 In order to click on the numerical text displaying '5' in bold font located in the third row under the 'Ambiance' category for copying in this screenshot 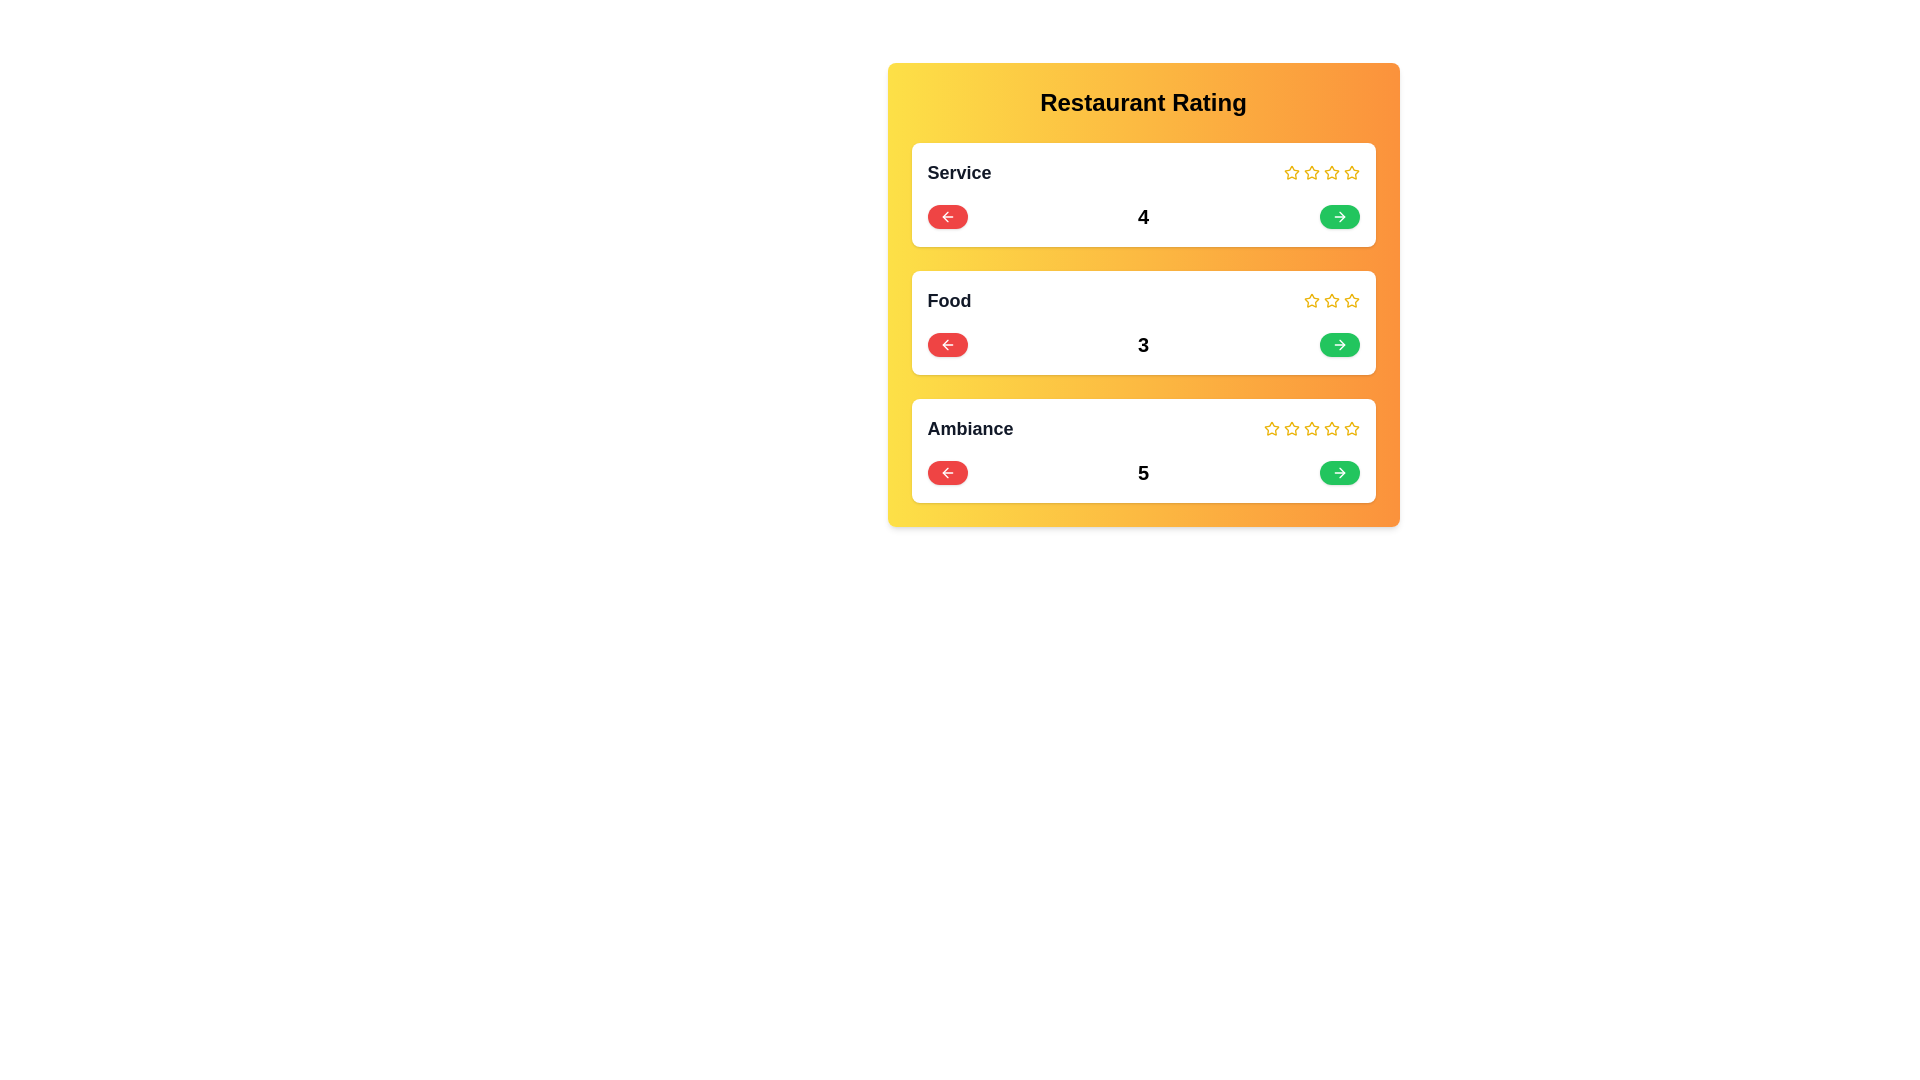, I will do `click(1143, 473)`.